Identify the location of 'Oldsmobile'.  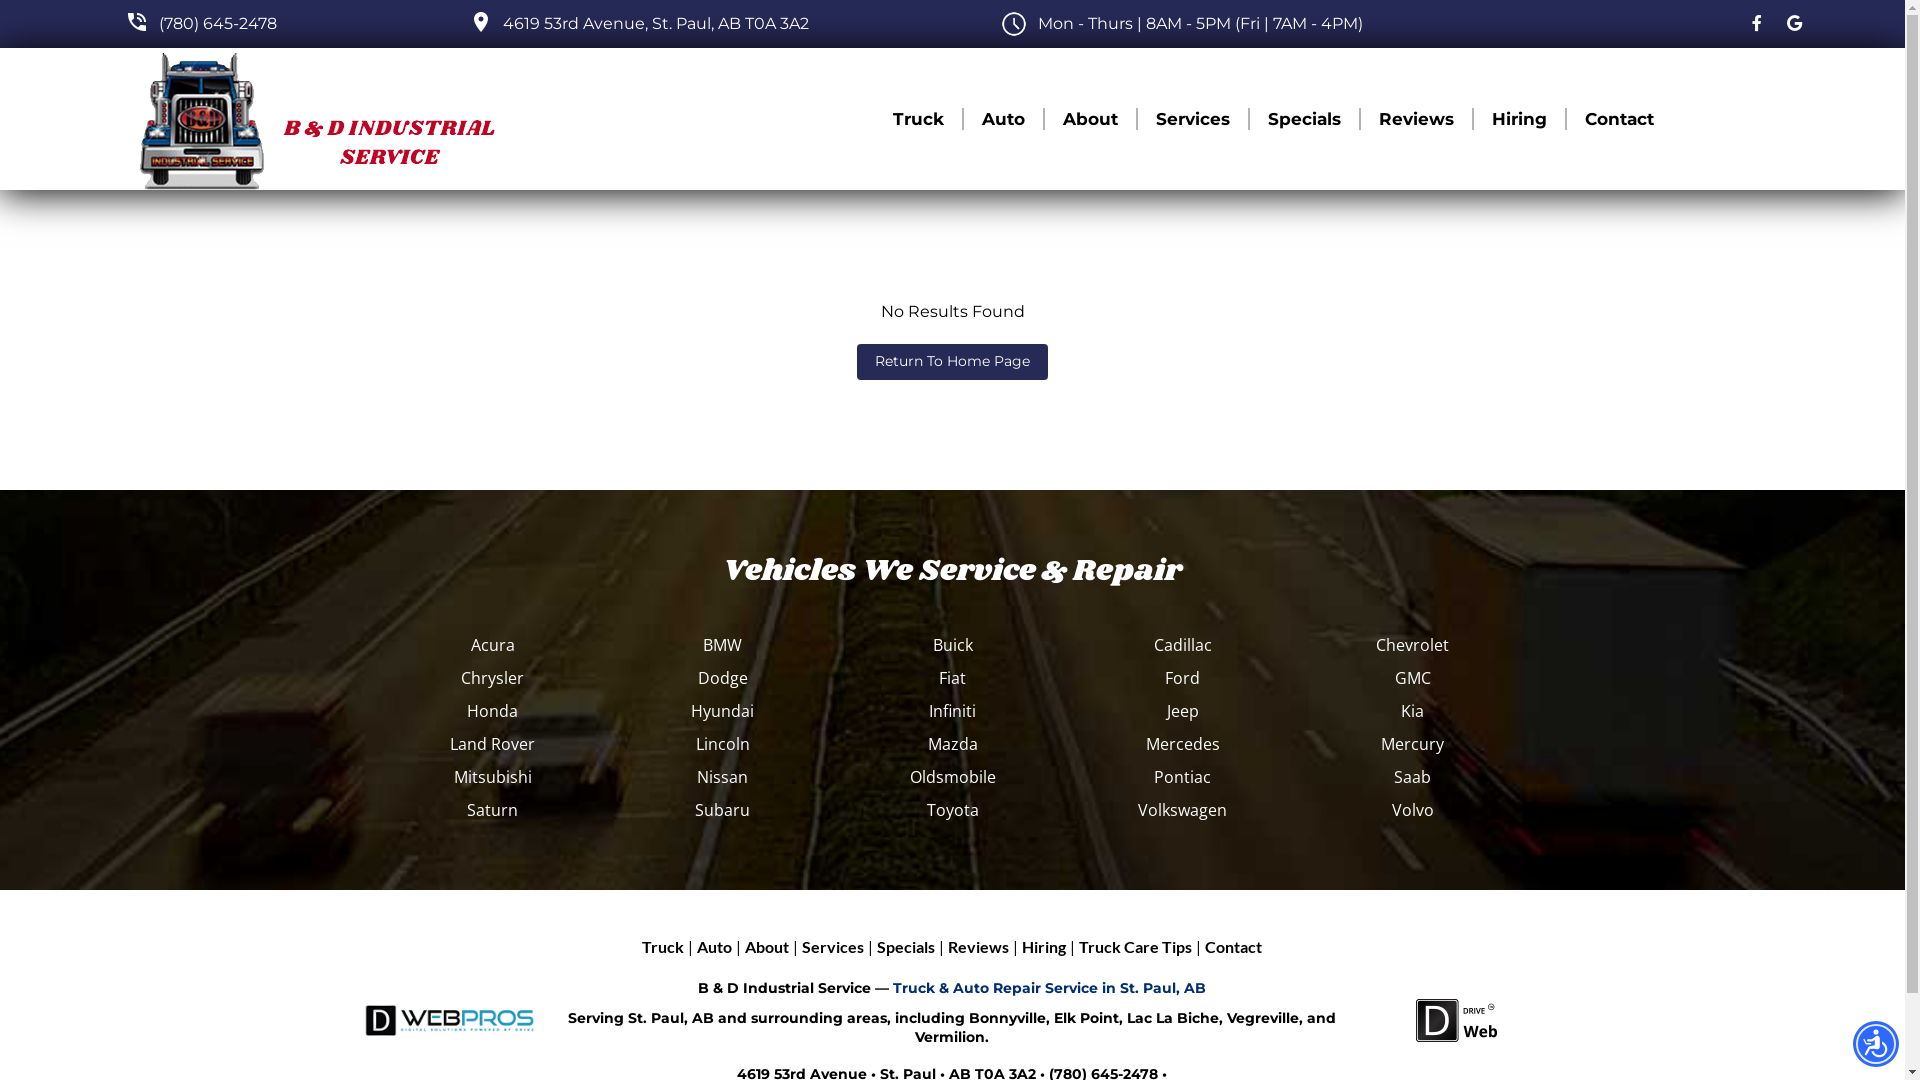
(952, 775).